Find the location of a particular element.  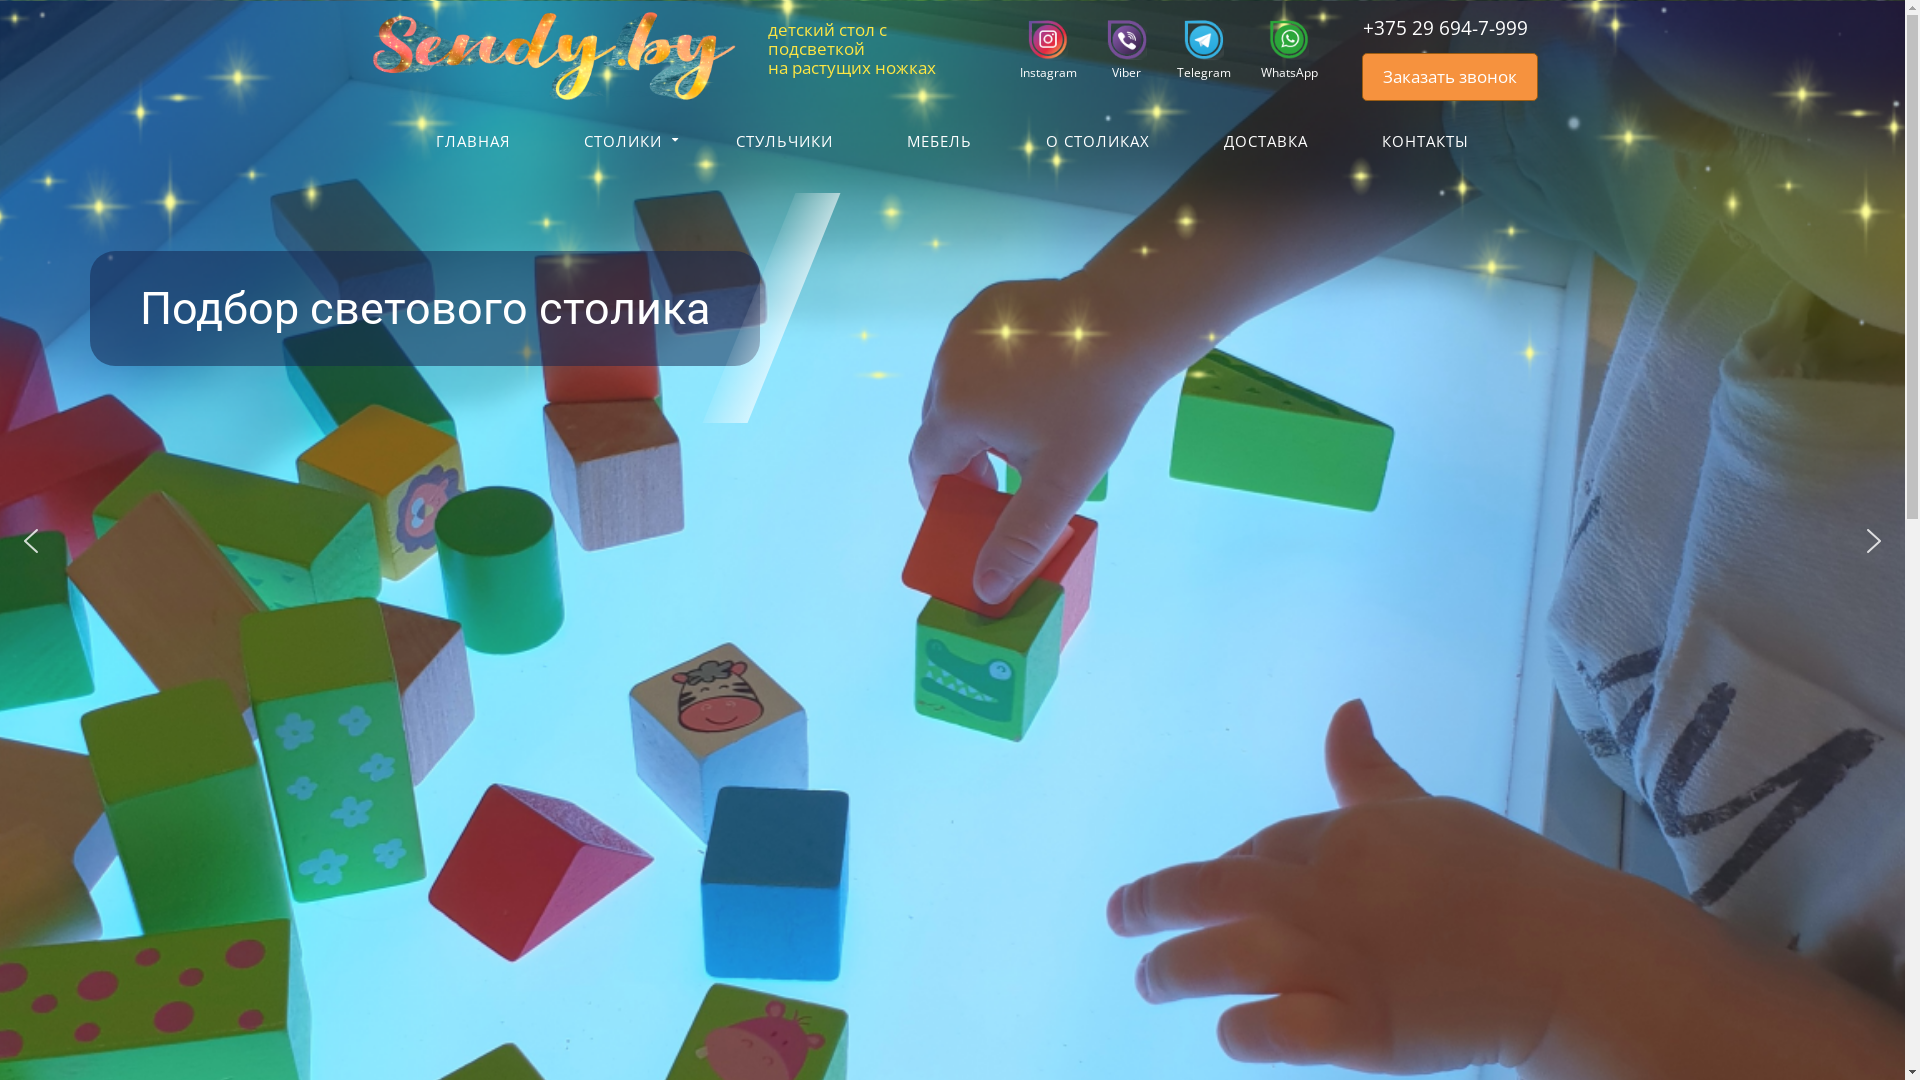

'WhatsApp' is located at coordinates (1281, 49).